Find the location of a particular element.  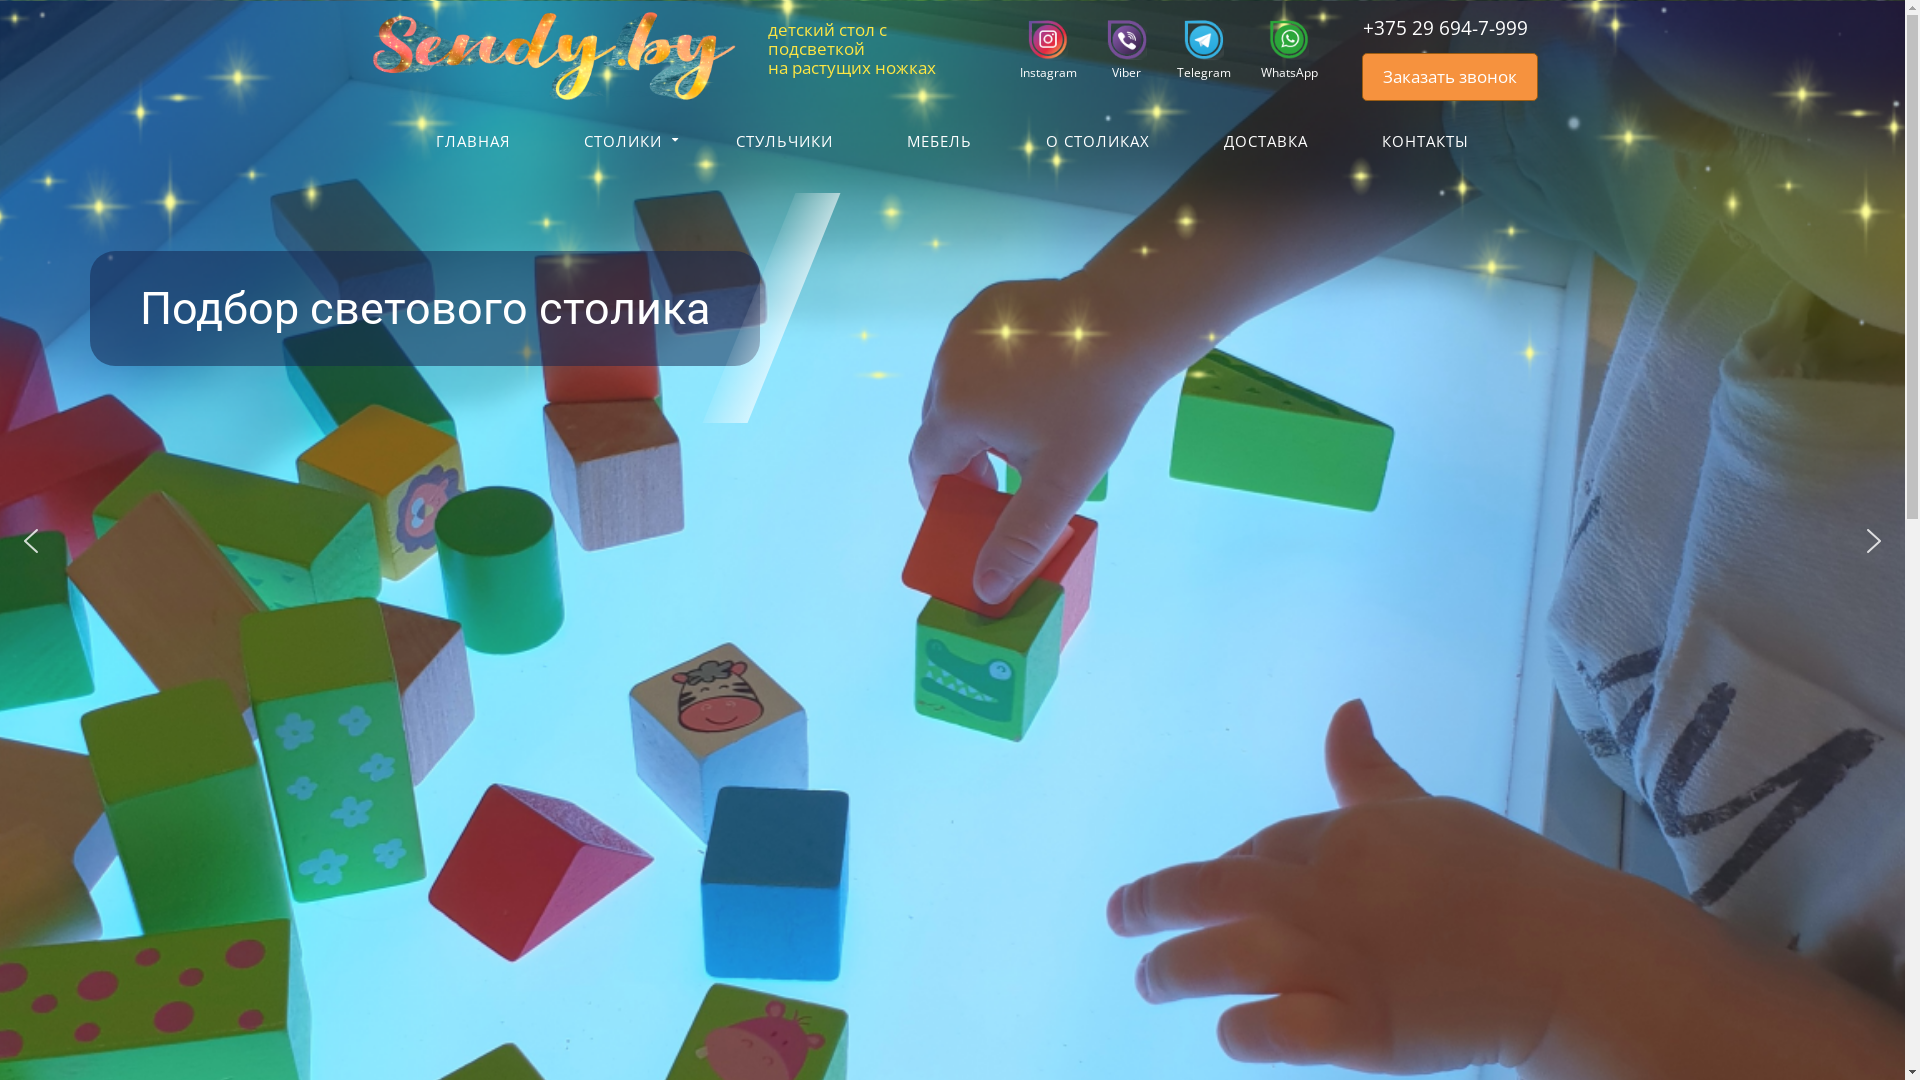

'WhatsApp' is located at coordinates (1281, 49).